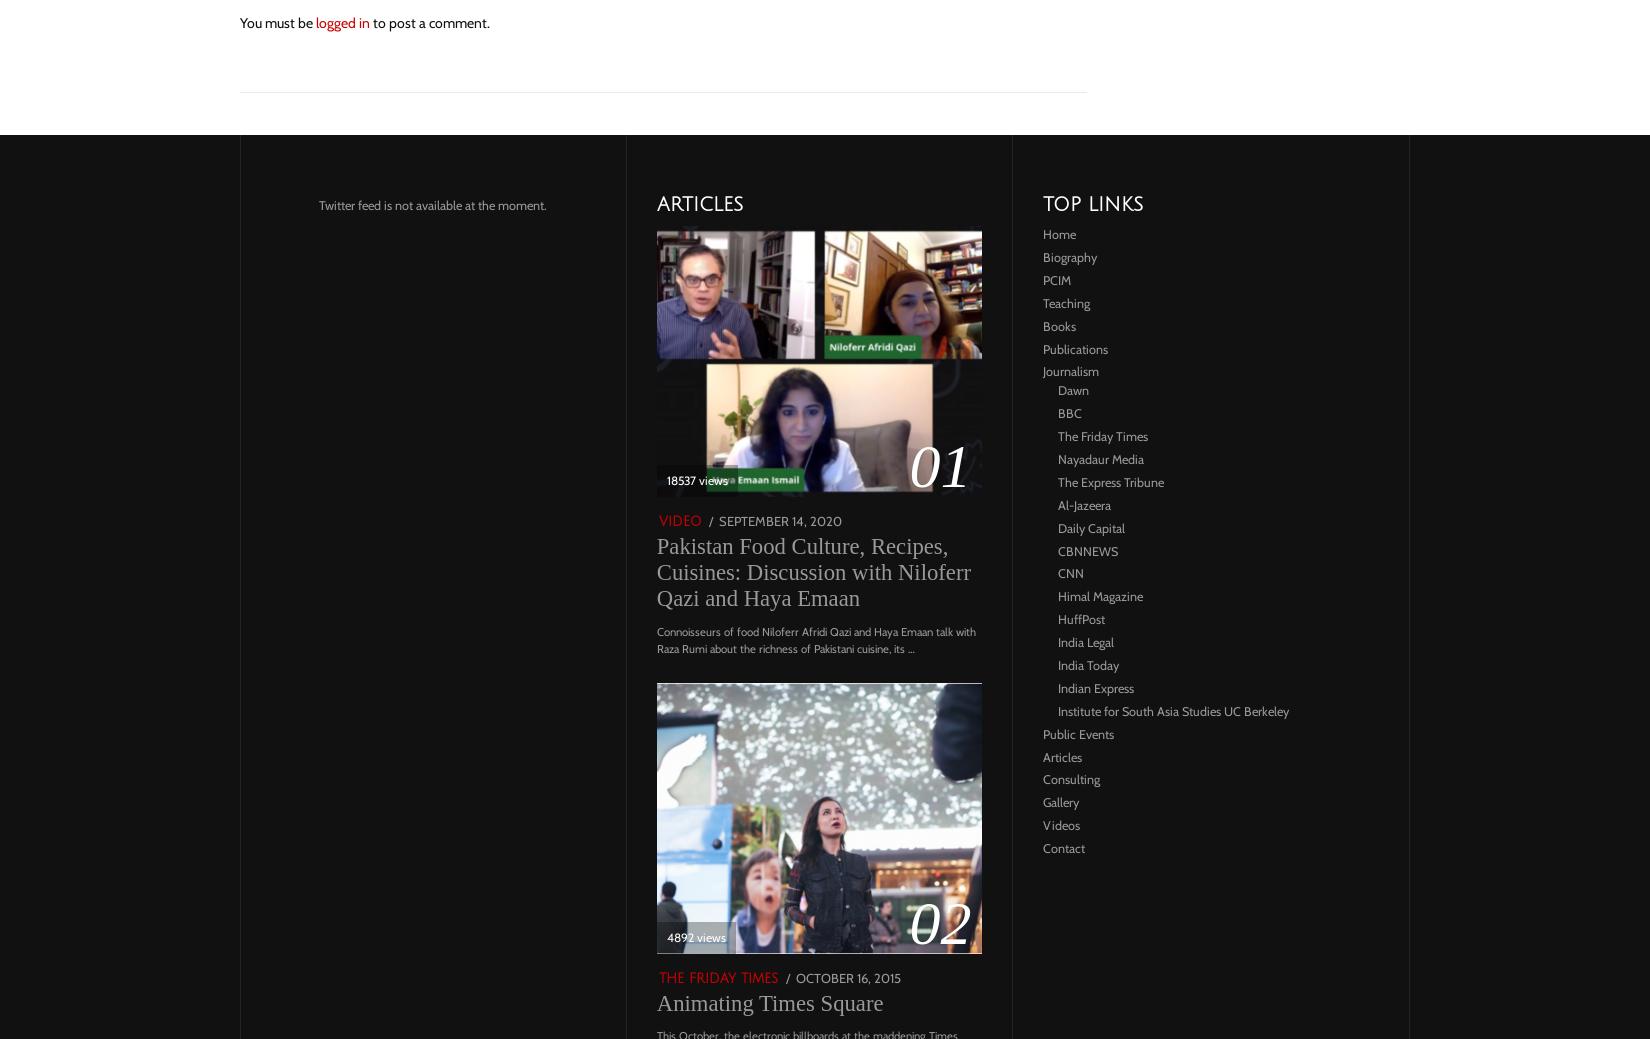 The width and height of the screenshot is (1650, 1039). Describe the element at coordinates (1072, 389) in the screenshot. I see `'Dawn'` at that location.